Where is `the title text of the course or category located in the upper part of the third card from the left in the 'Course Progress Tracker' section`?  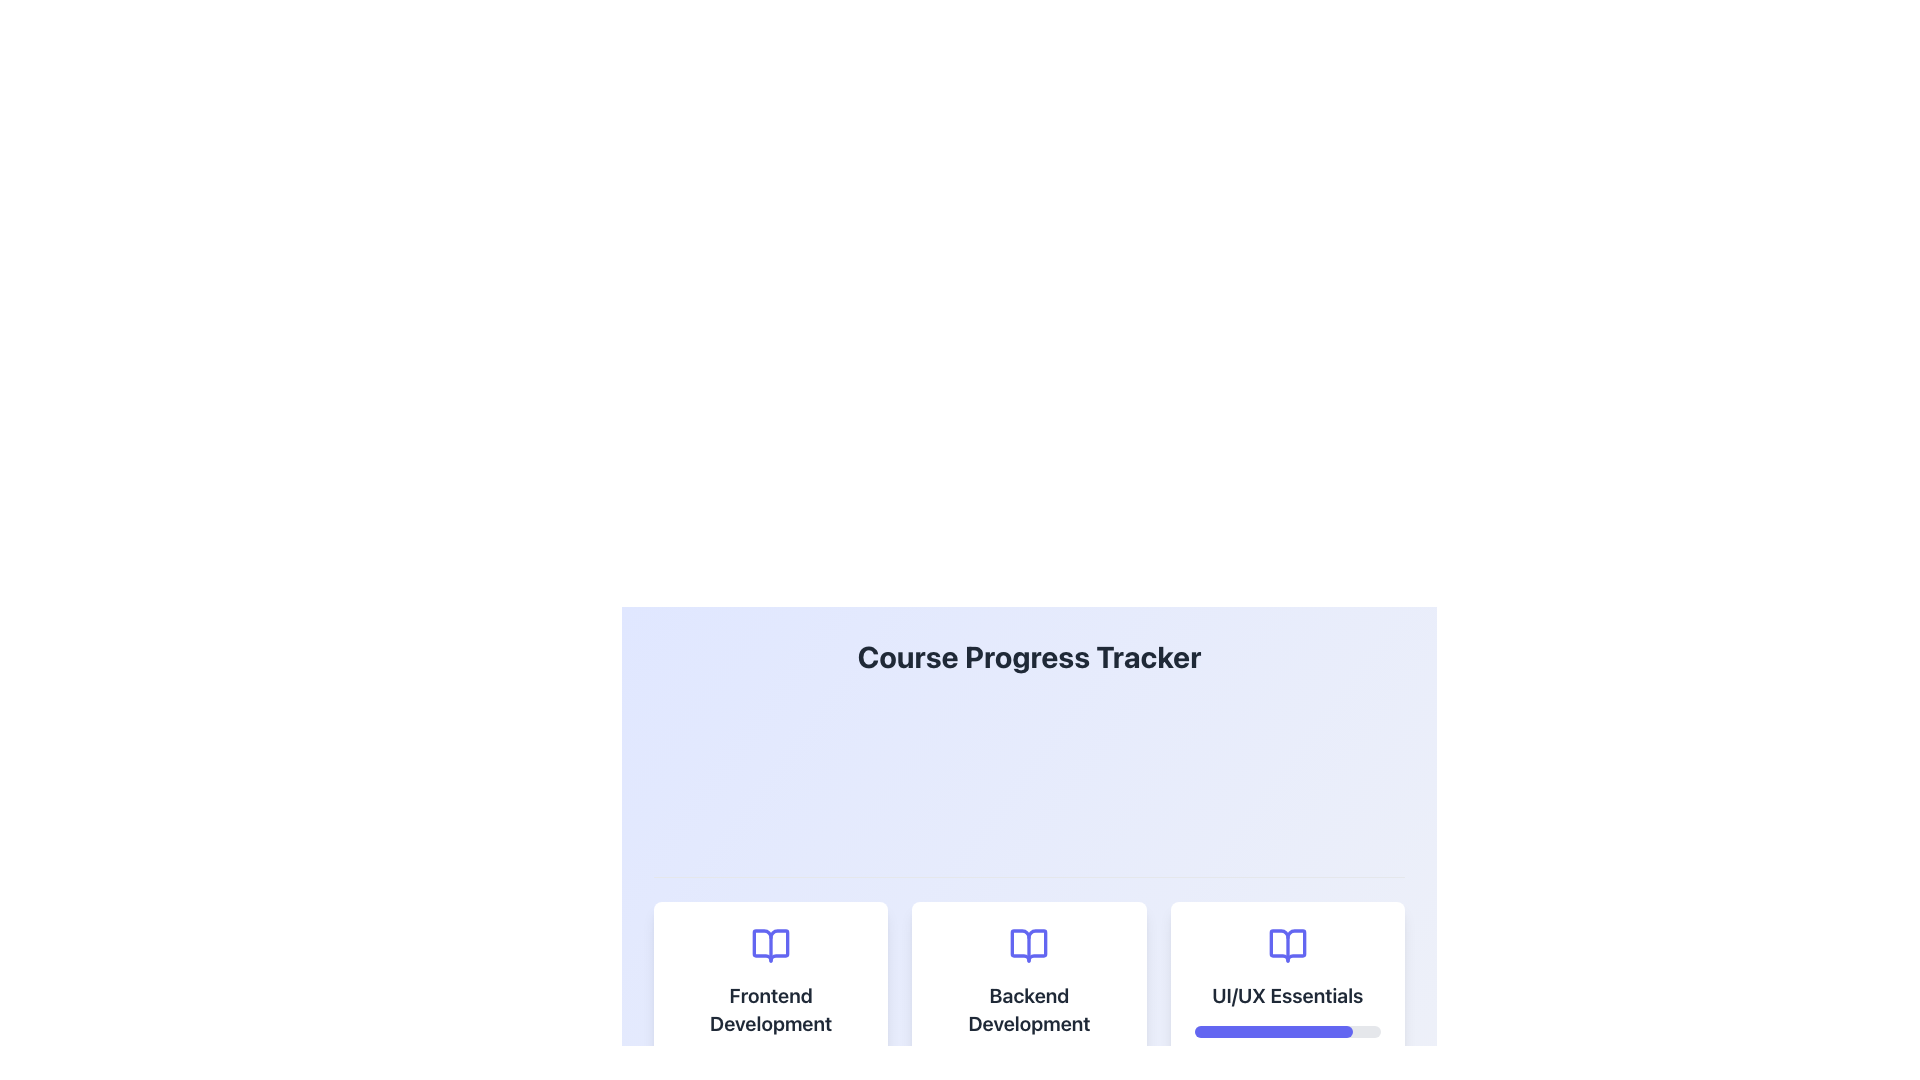
the title text of the course or category located in the upper part of the third card from the left in the 'Course Progress Tracker' section is located at coordinates (1287, 995).